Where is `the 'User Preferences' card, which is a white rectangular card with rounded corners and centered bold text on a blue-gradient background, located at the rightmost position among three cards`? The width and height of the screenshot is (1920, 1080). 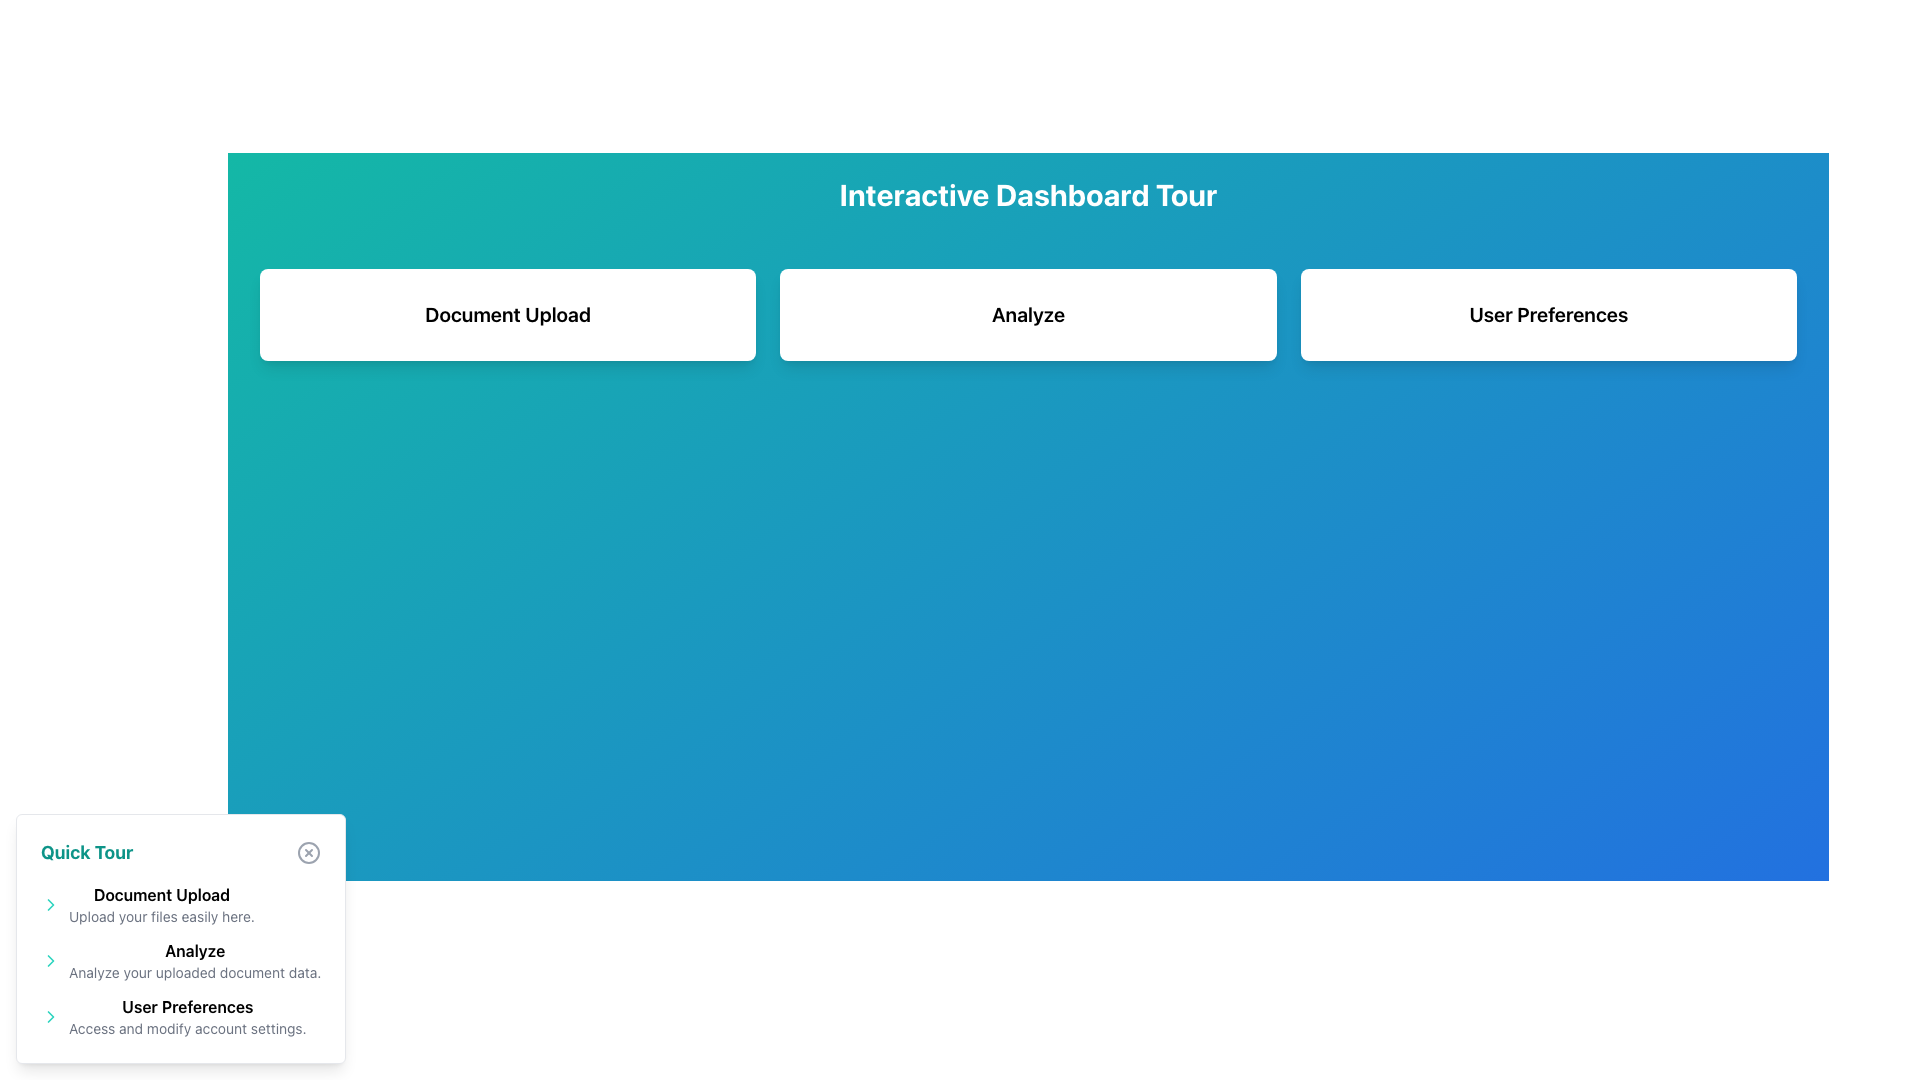
the 'User Preferences' card, which is a white rectangular card with rounded corners and centered bold text on a blue-gradient background, located at the rightmost position among three cards is located at coordinates (1547, 315).